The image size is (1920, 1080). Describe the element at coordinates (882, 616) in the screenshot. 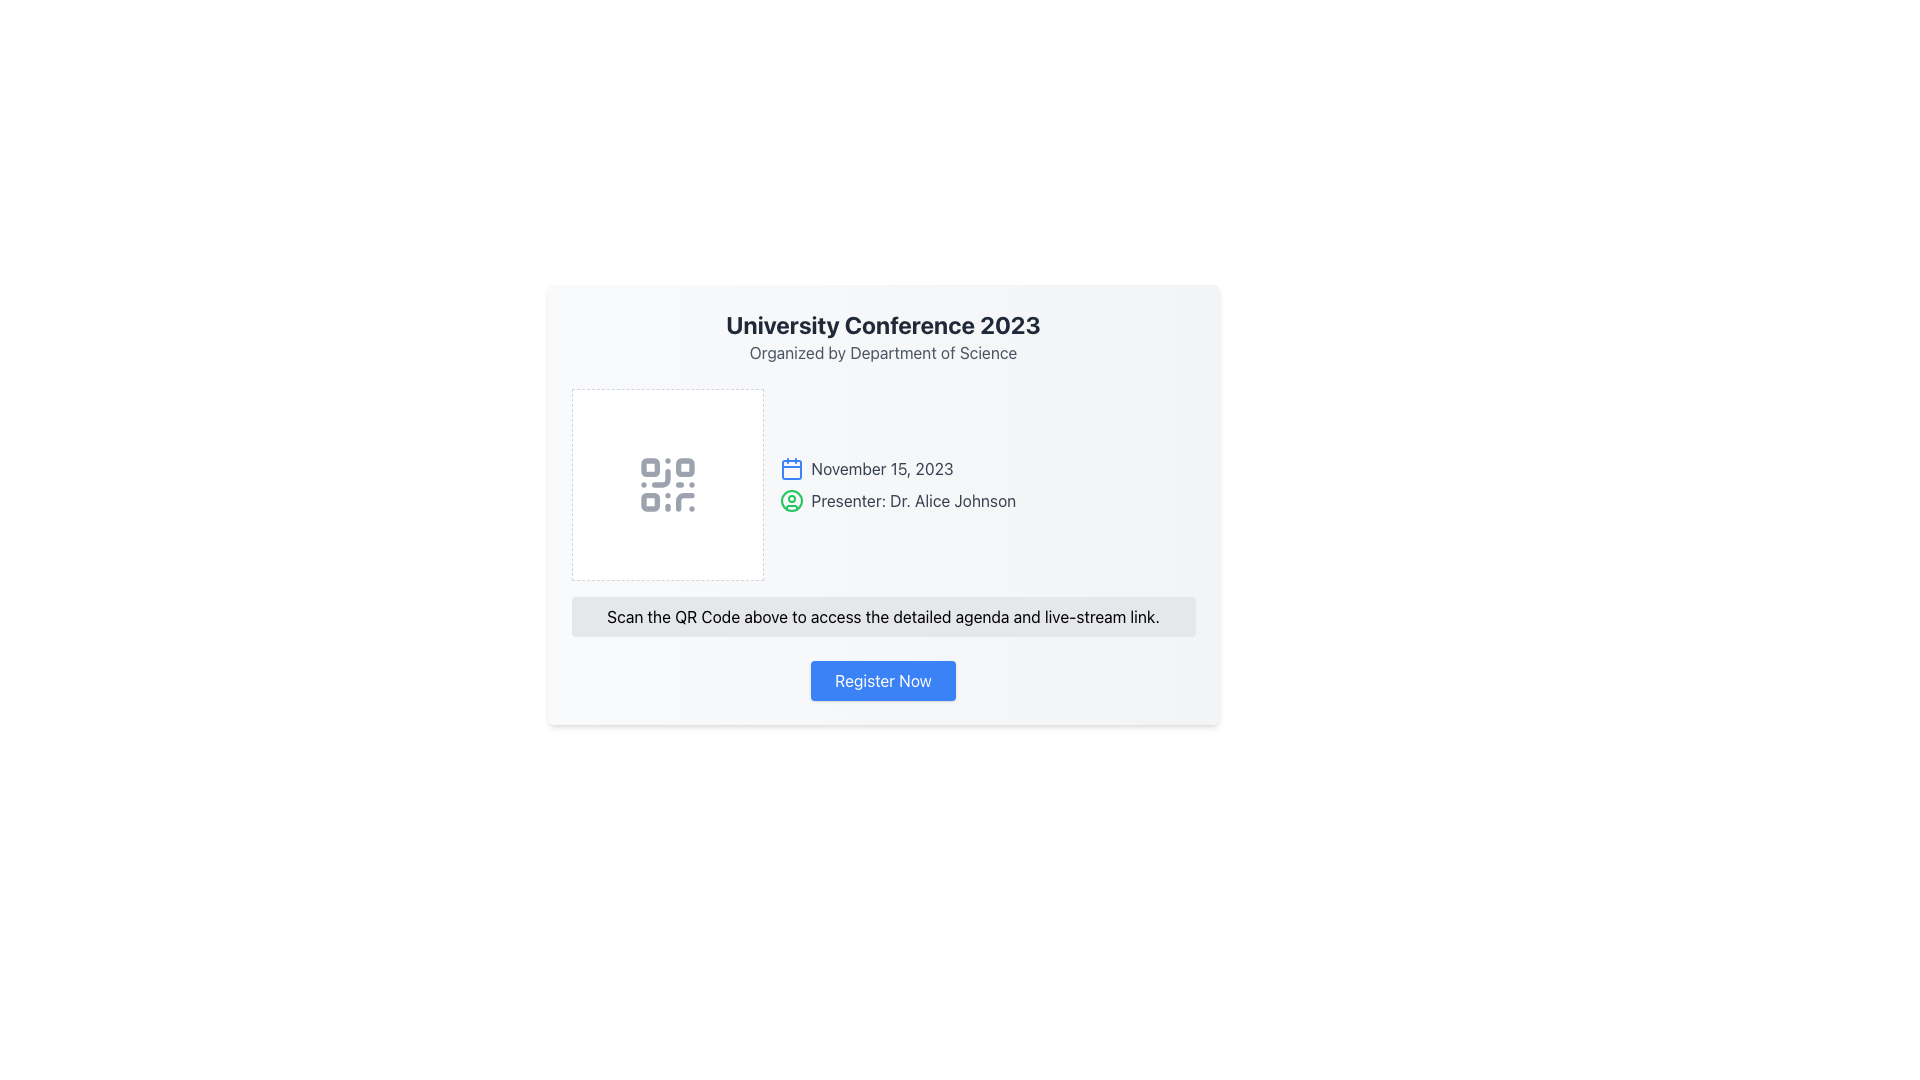

I see `the text paragraph element that instructs to 'Scan the QR Code above` at that location.